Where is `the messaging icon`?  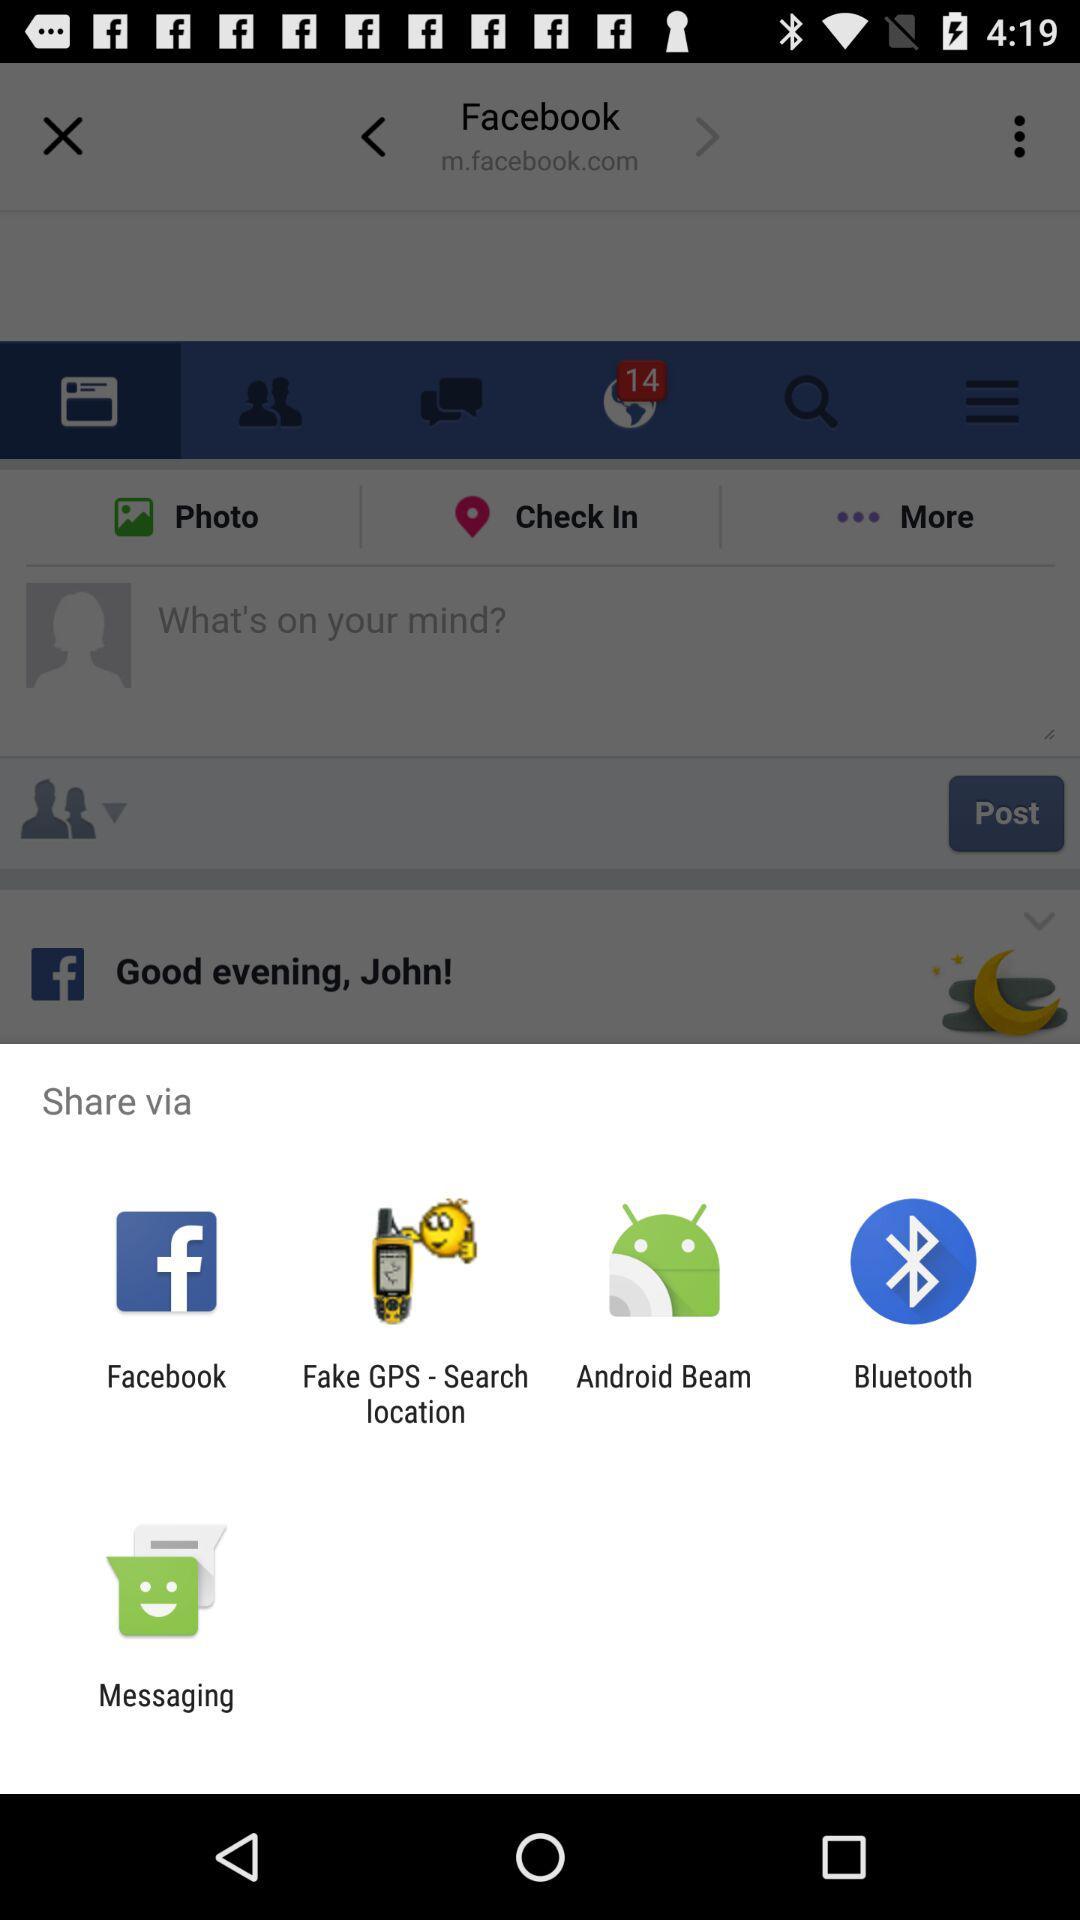 the messaging icon is located at coordinates (165, 1711).